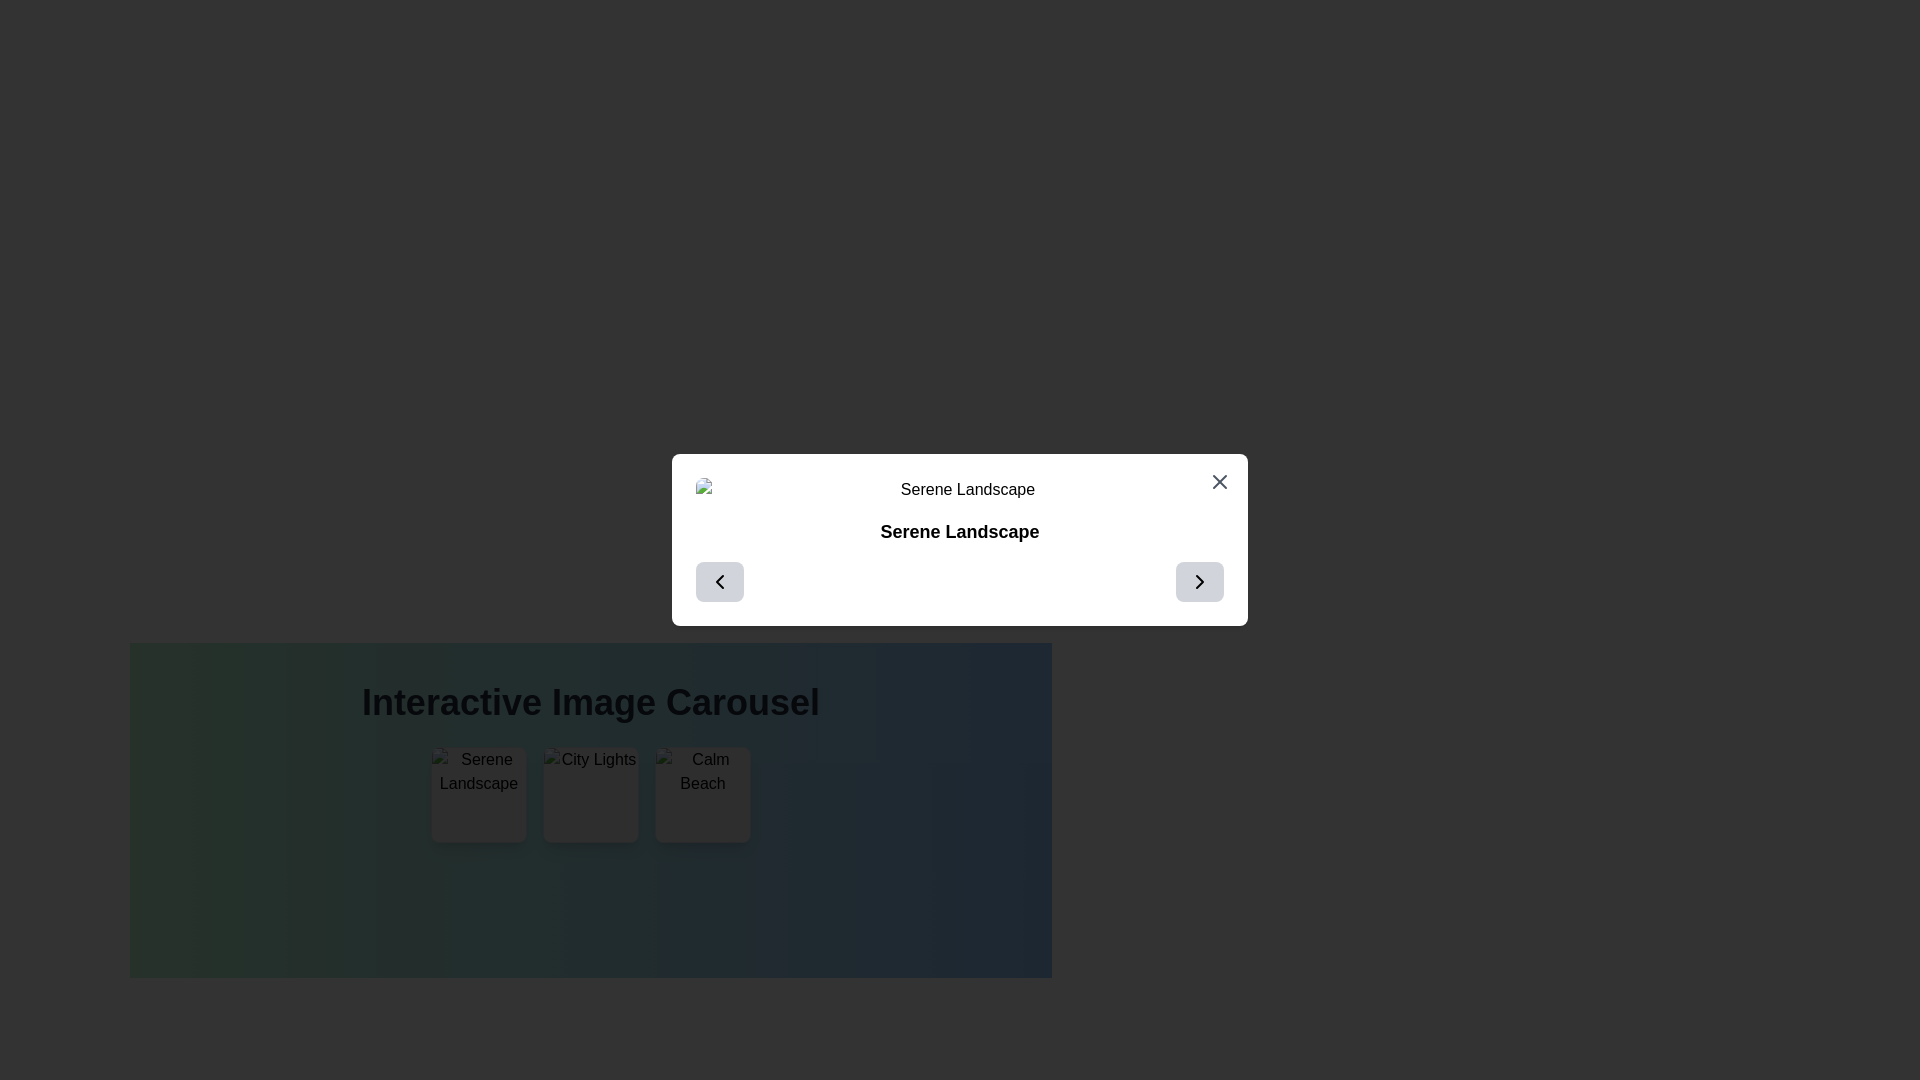 This screenshot has height=1080, width=1920. What do you see at coordinates (1200, 582) in the screenshot?
I see `the right-pointing arrow icon button located at the bottom-right corner of the modal` at bounding box center [1200, 582].